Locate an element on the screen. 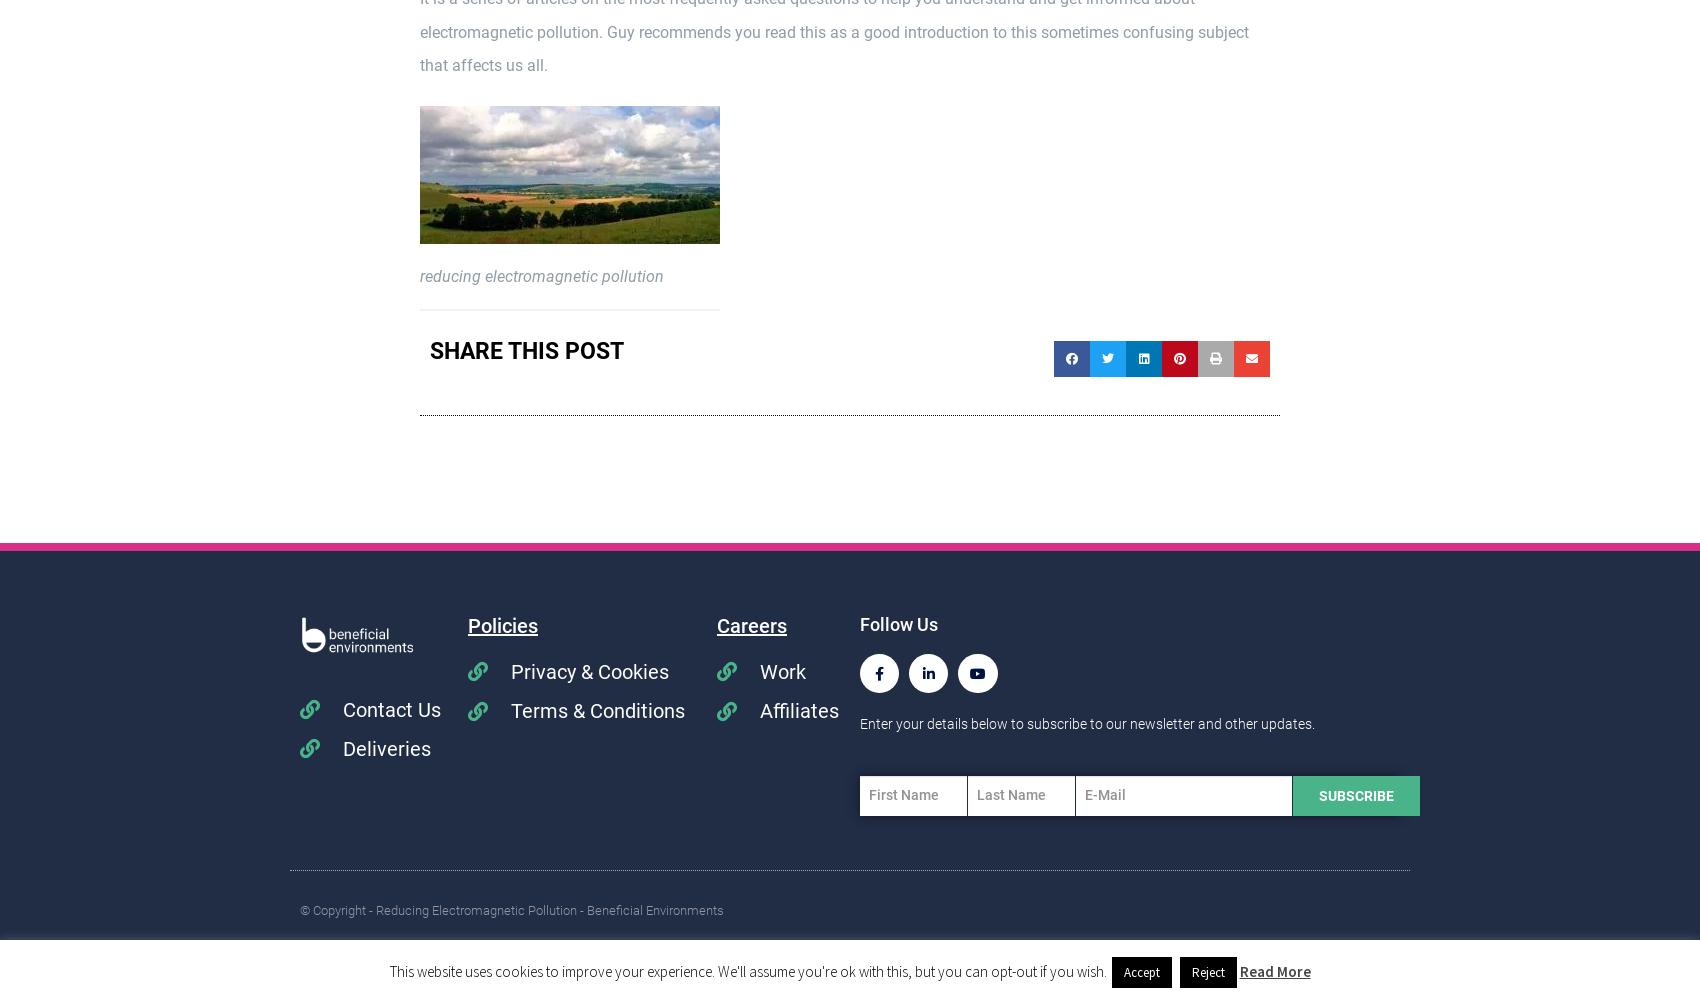  'reducing electromagnetic pollution' is located at coordinates (540, 275).